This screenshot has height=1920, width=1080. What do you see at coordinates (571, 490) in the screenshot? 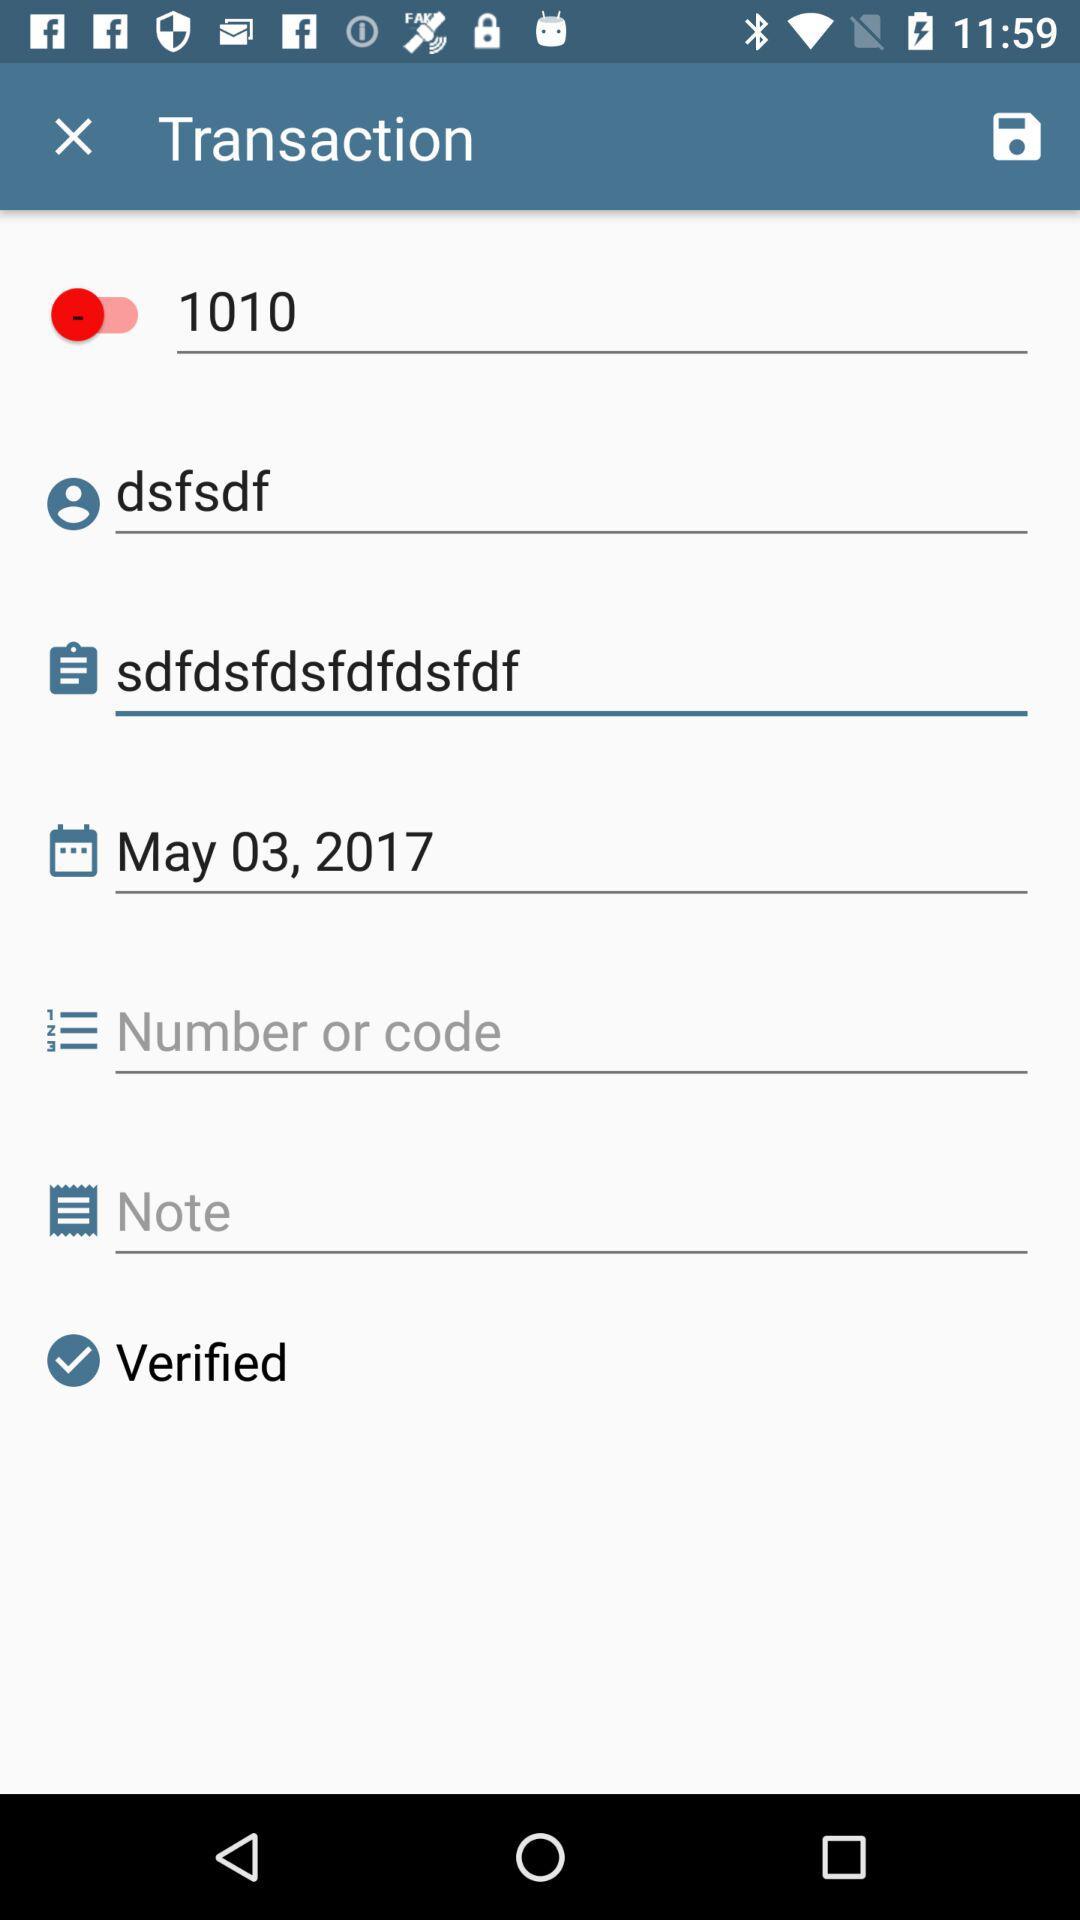
I see `the item below 1010` at bounding box center [571, 490].